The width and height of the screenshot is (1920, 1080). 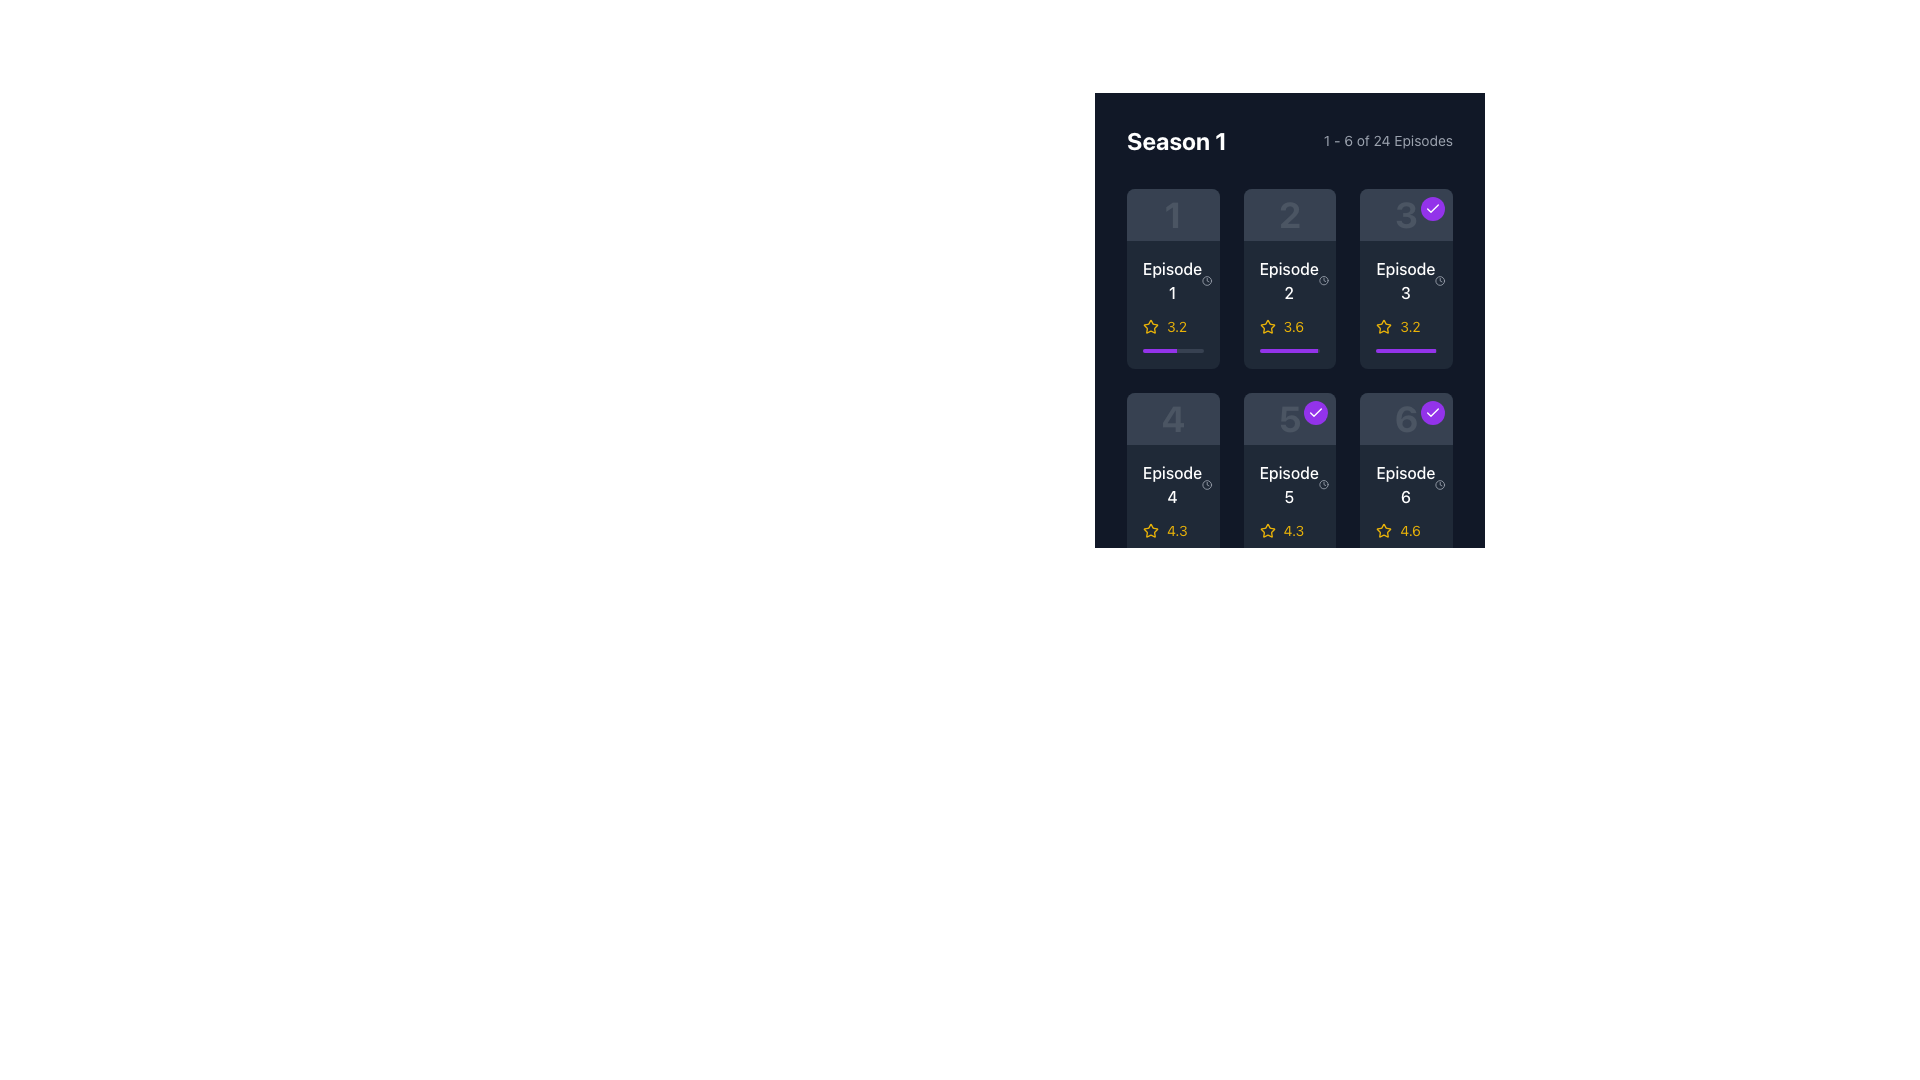 What do you see at coordinates (1405, 279) in the screenshot?
I see `the episode 3 card` at bounding box center [1405, 279].